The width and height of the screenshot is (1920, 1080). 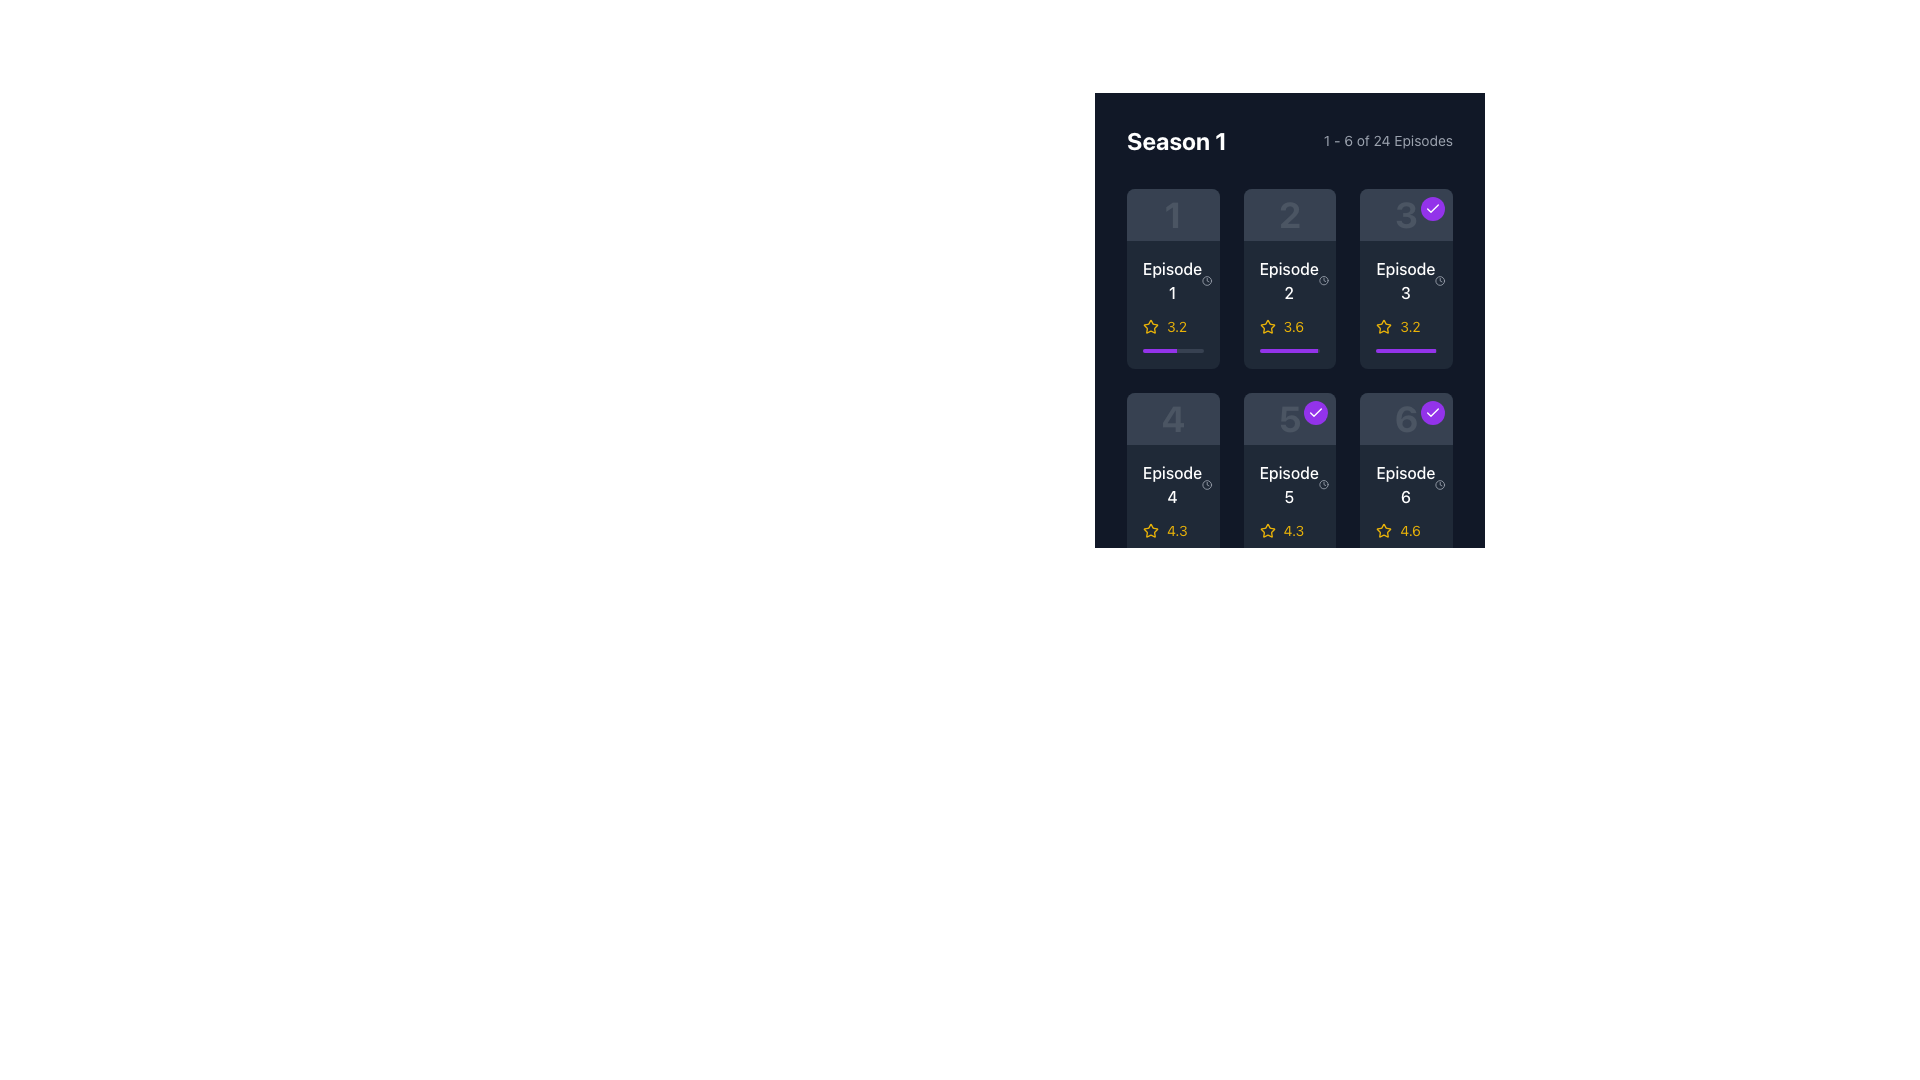 What do you see at coordinates (1405, 279) in the screenshot?
I see `the episode 3 card` at bounding box center [1405, 279].